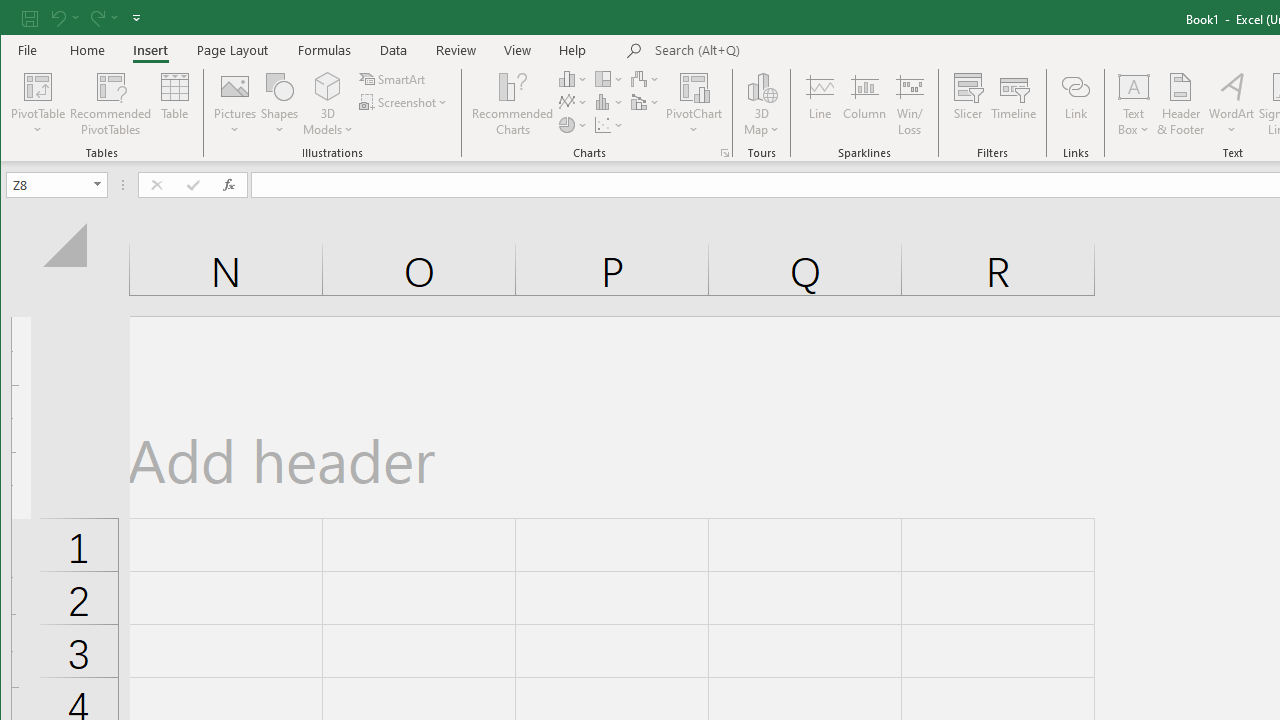 This screenshot has height=720, width=1280. I want to click on 'SmartArt...', so click(394, 78).